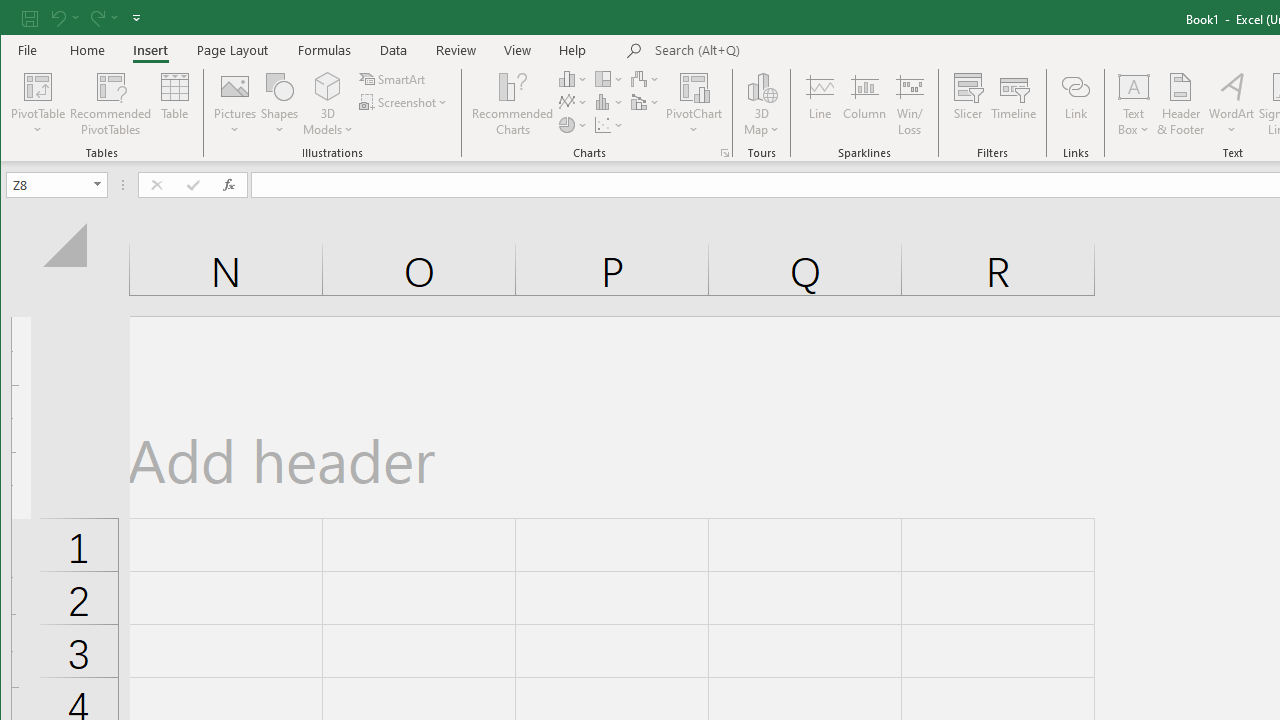 This screenshot has height=720, width=1280. I want to click on 'SmartArt...', so click(394, 78).